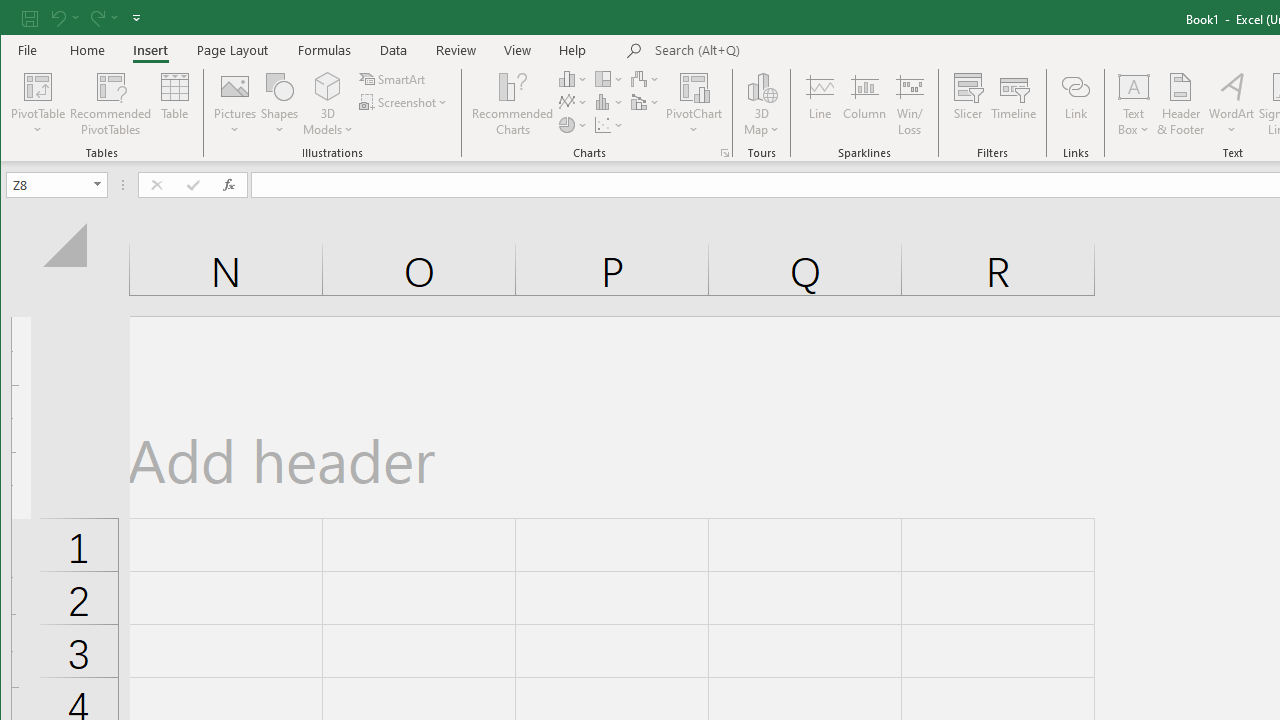 This screenshot has height=720, width=1280. I want to click on 'SmartArt...', so click(394, 78).